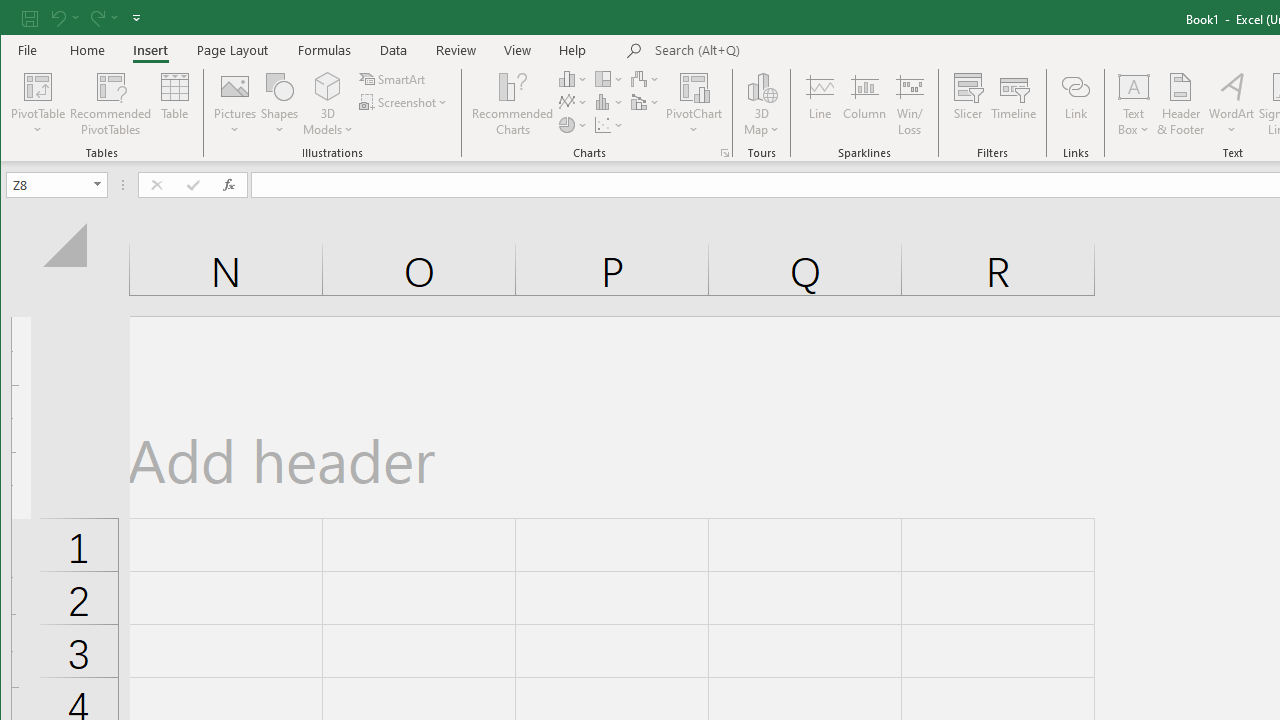 This screenshot has height=720, width=1280. I want to click on 'SmartArt...', so click(394, 78).